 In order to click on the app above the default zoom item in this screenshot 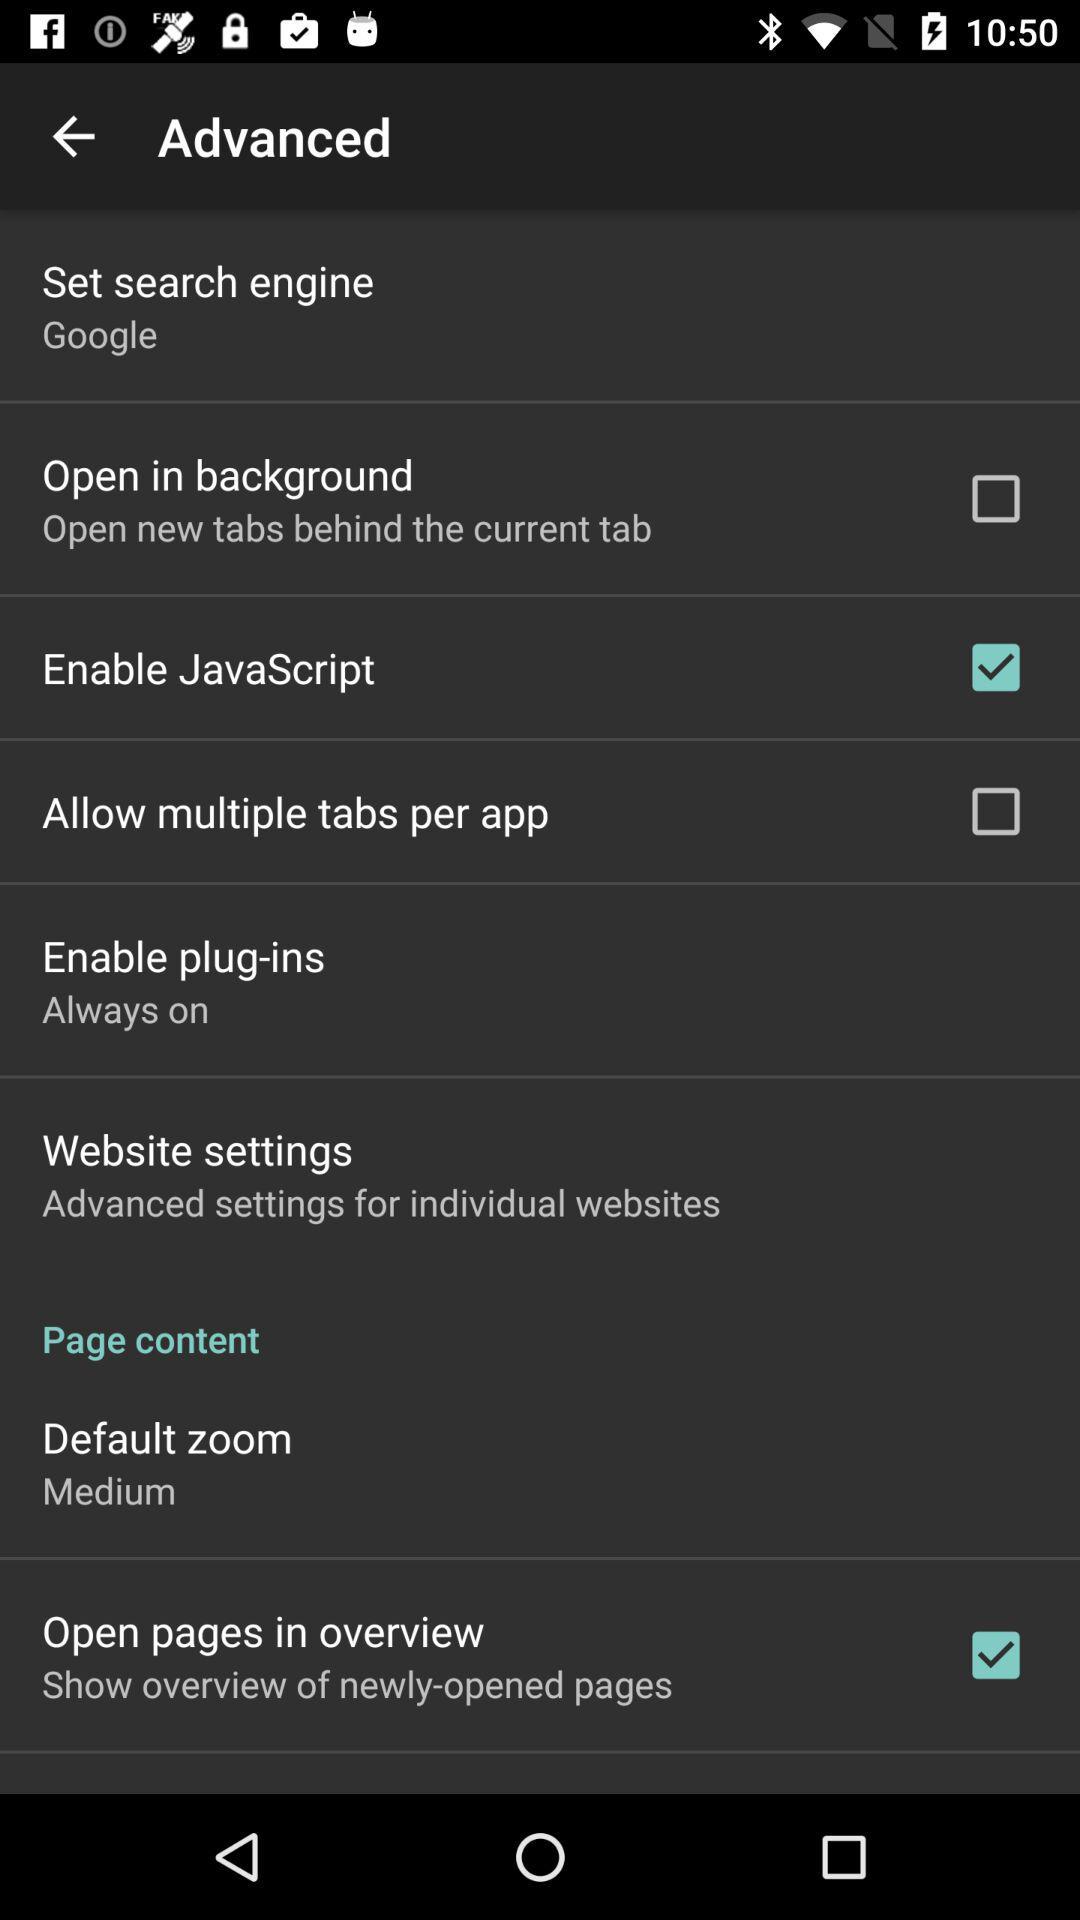, I will do `click(540, 1317)`.